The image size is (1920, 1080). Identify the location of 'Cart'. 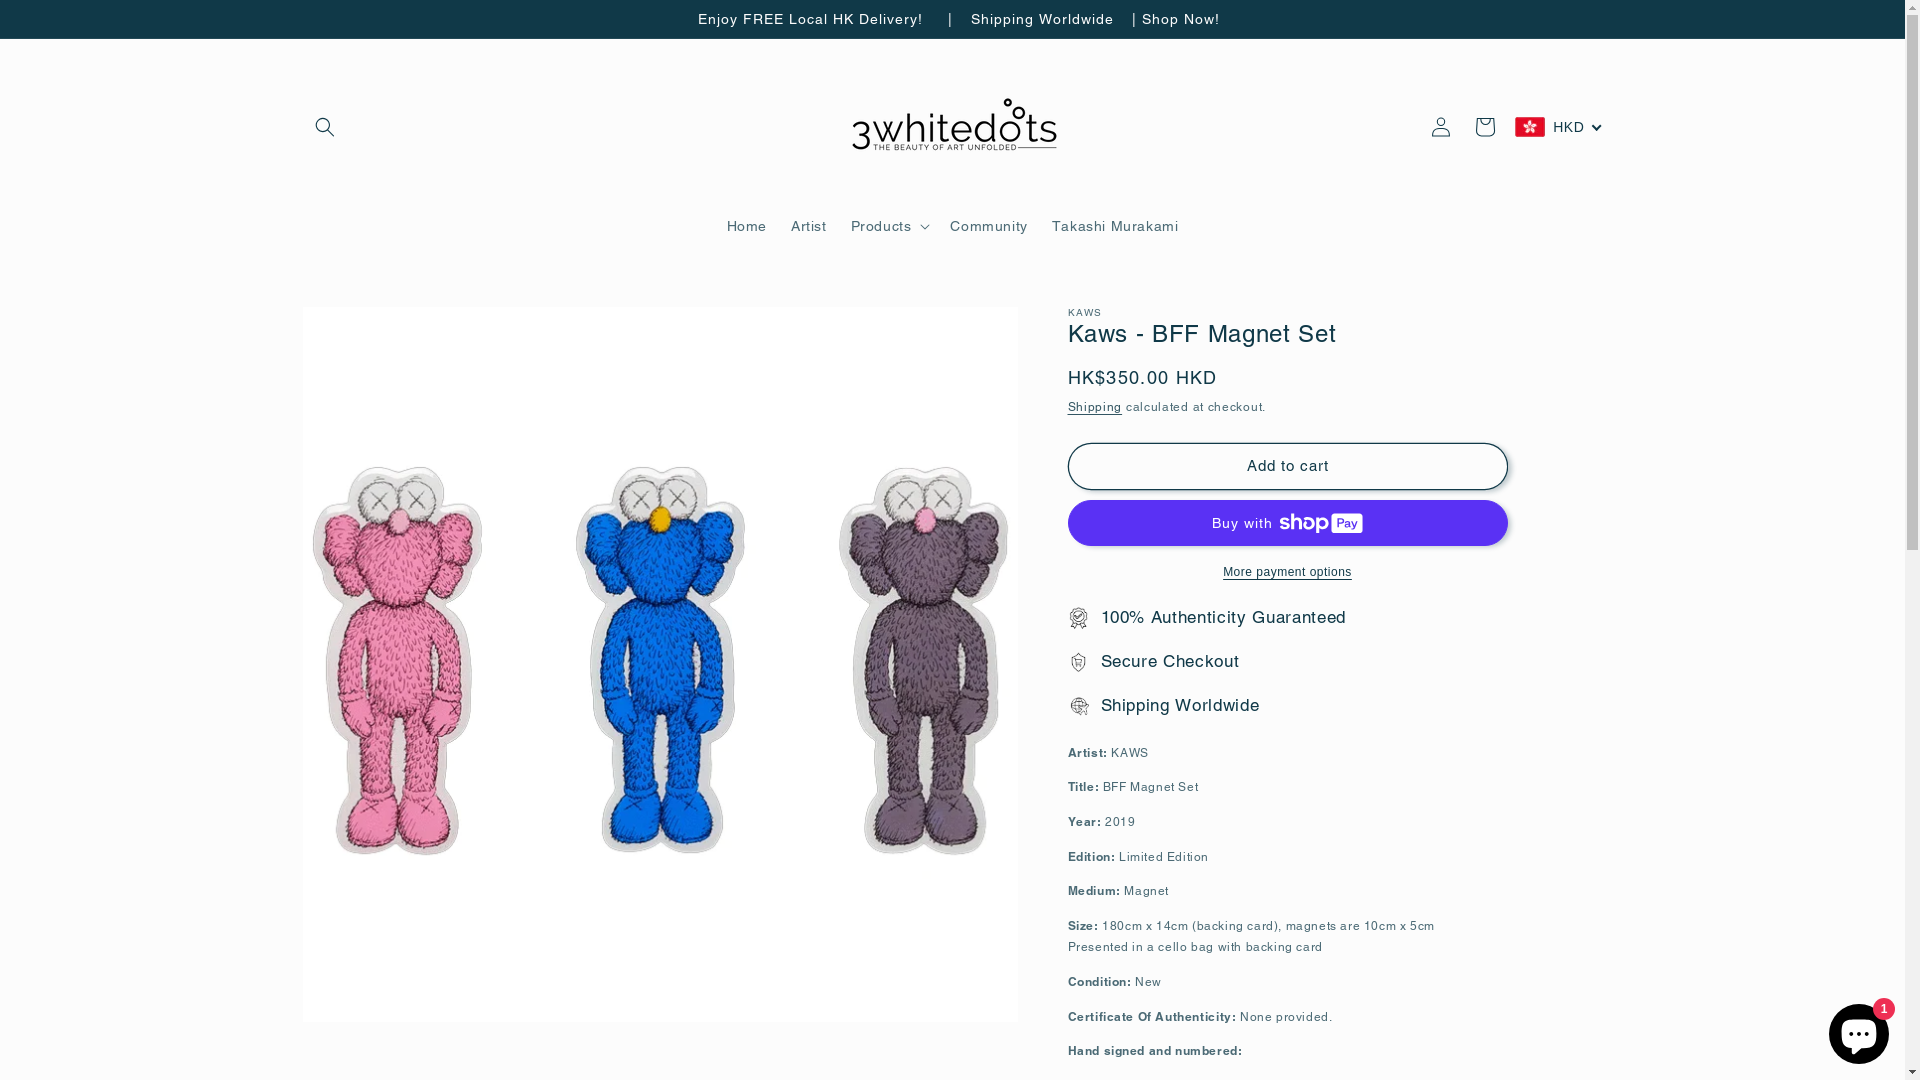
(1484, 127).